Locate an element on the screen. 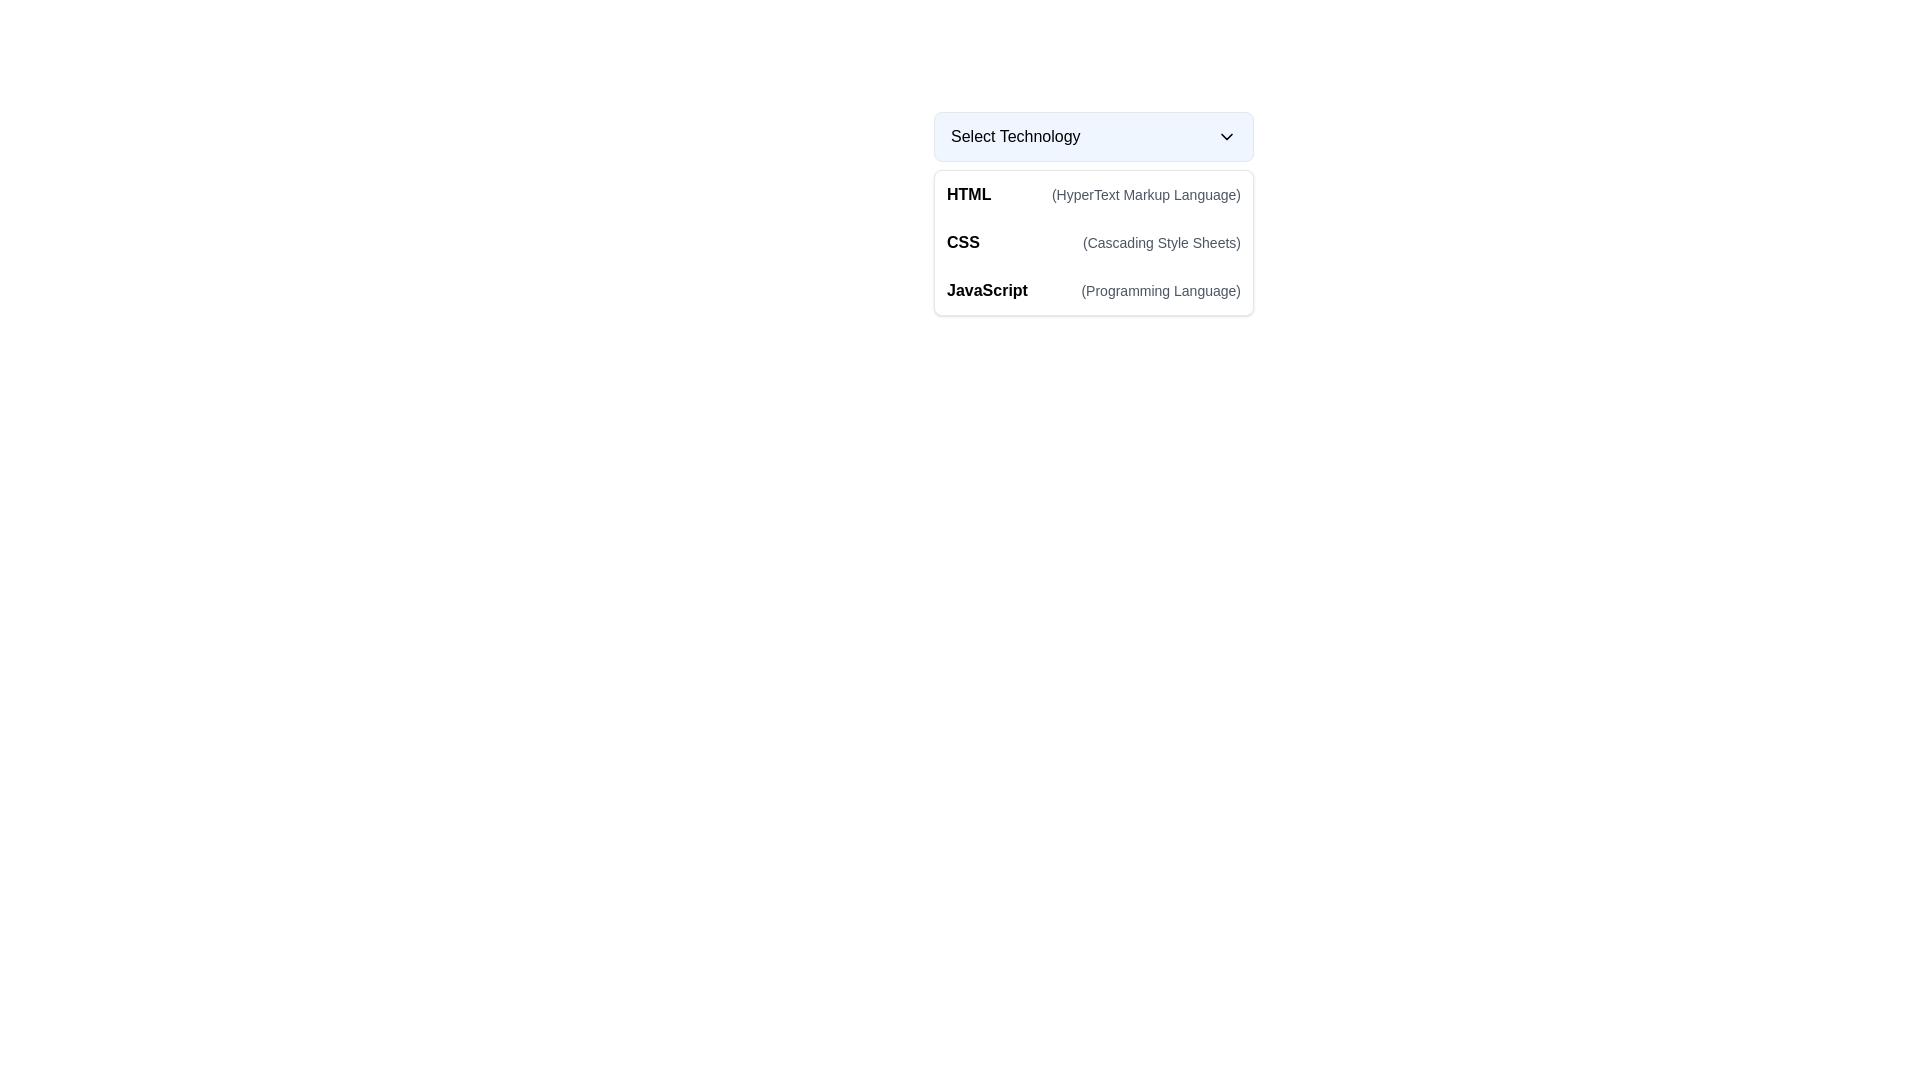  the text label representing '(HyperText Markup Language)' which is styled in gray and aligned to the right of 'HTML' is located at coordinates (1146, 195).